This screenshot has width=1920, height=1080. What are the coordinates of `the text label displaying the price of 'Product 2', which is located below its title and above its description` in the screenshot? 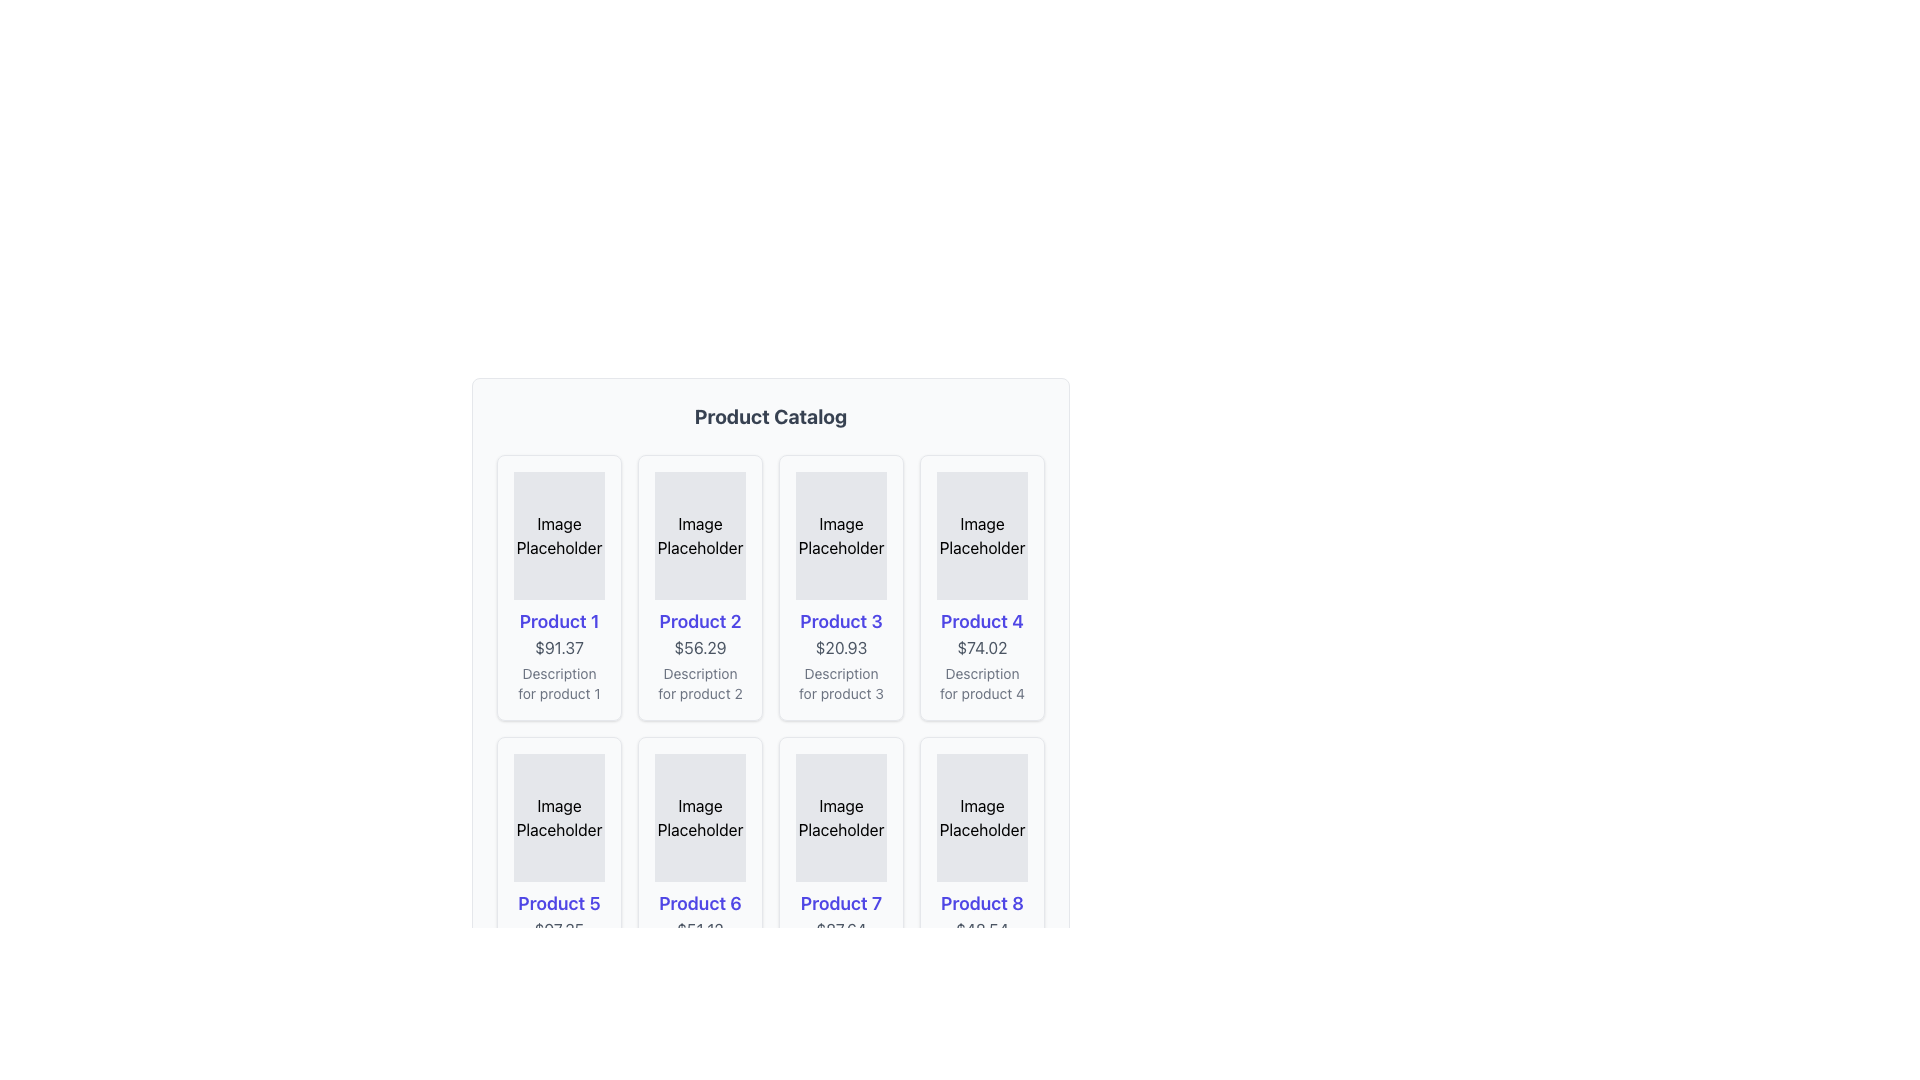 It's located at (700, 648).